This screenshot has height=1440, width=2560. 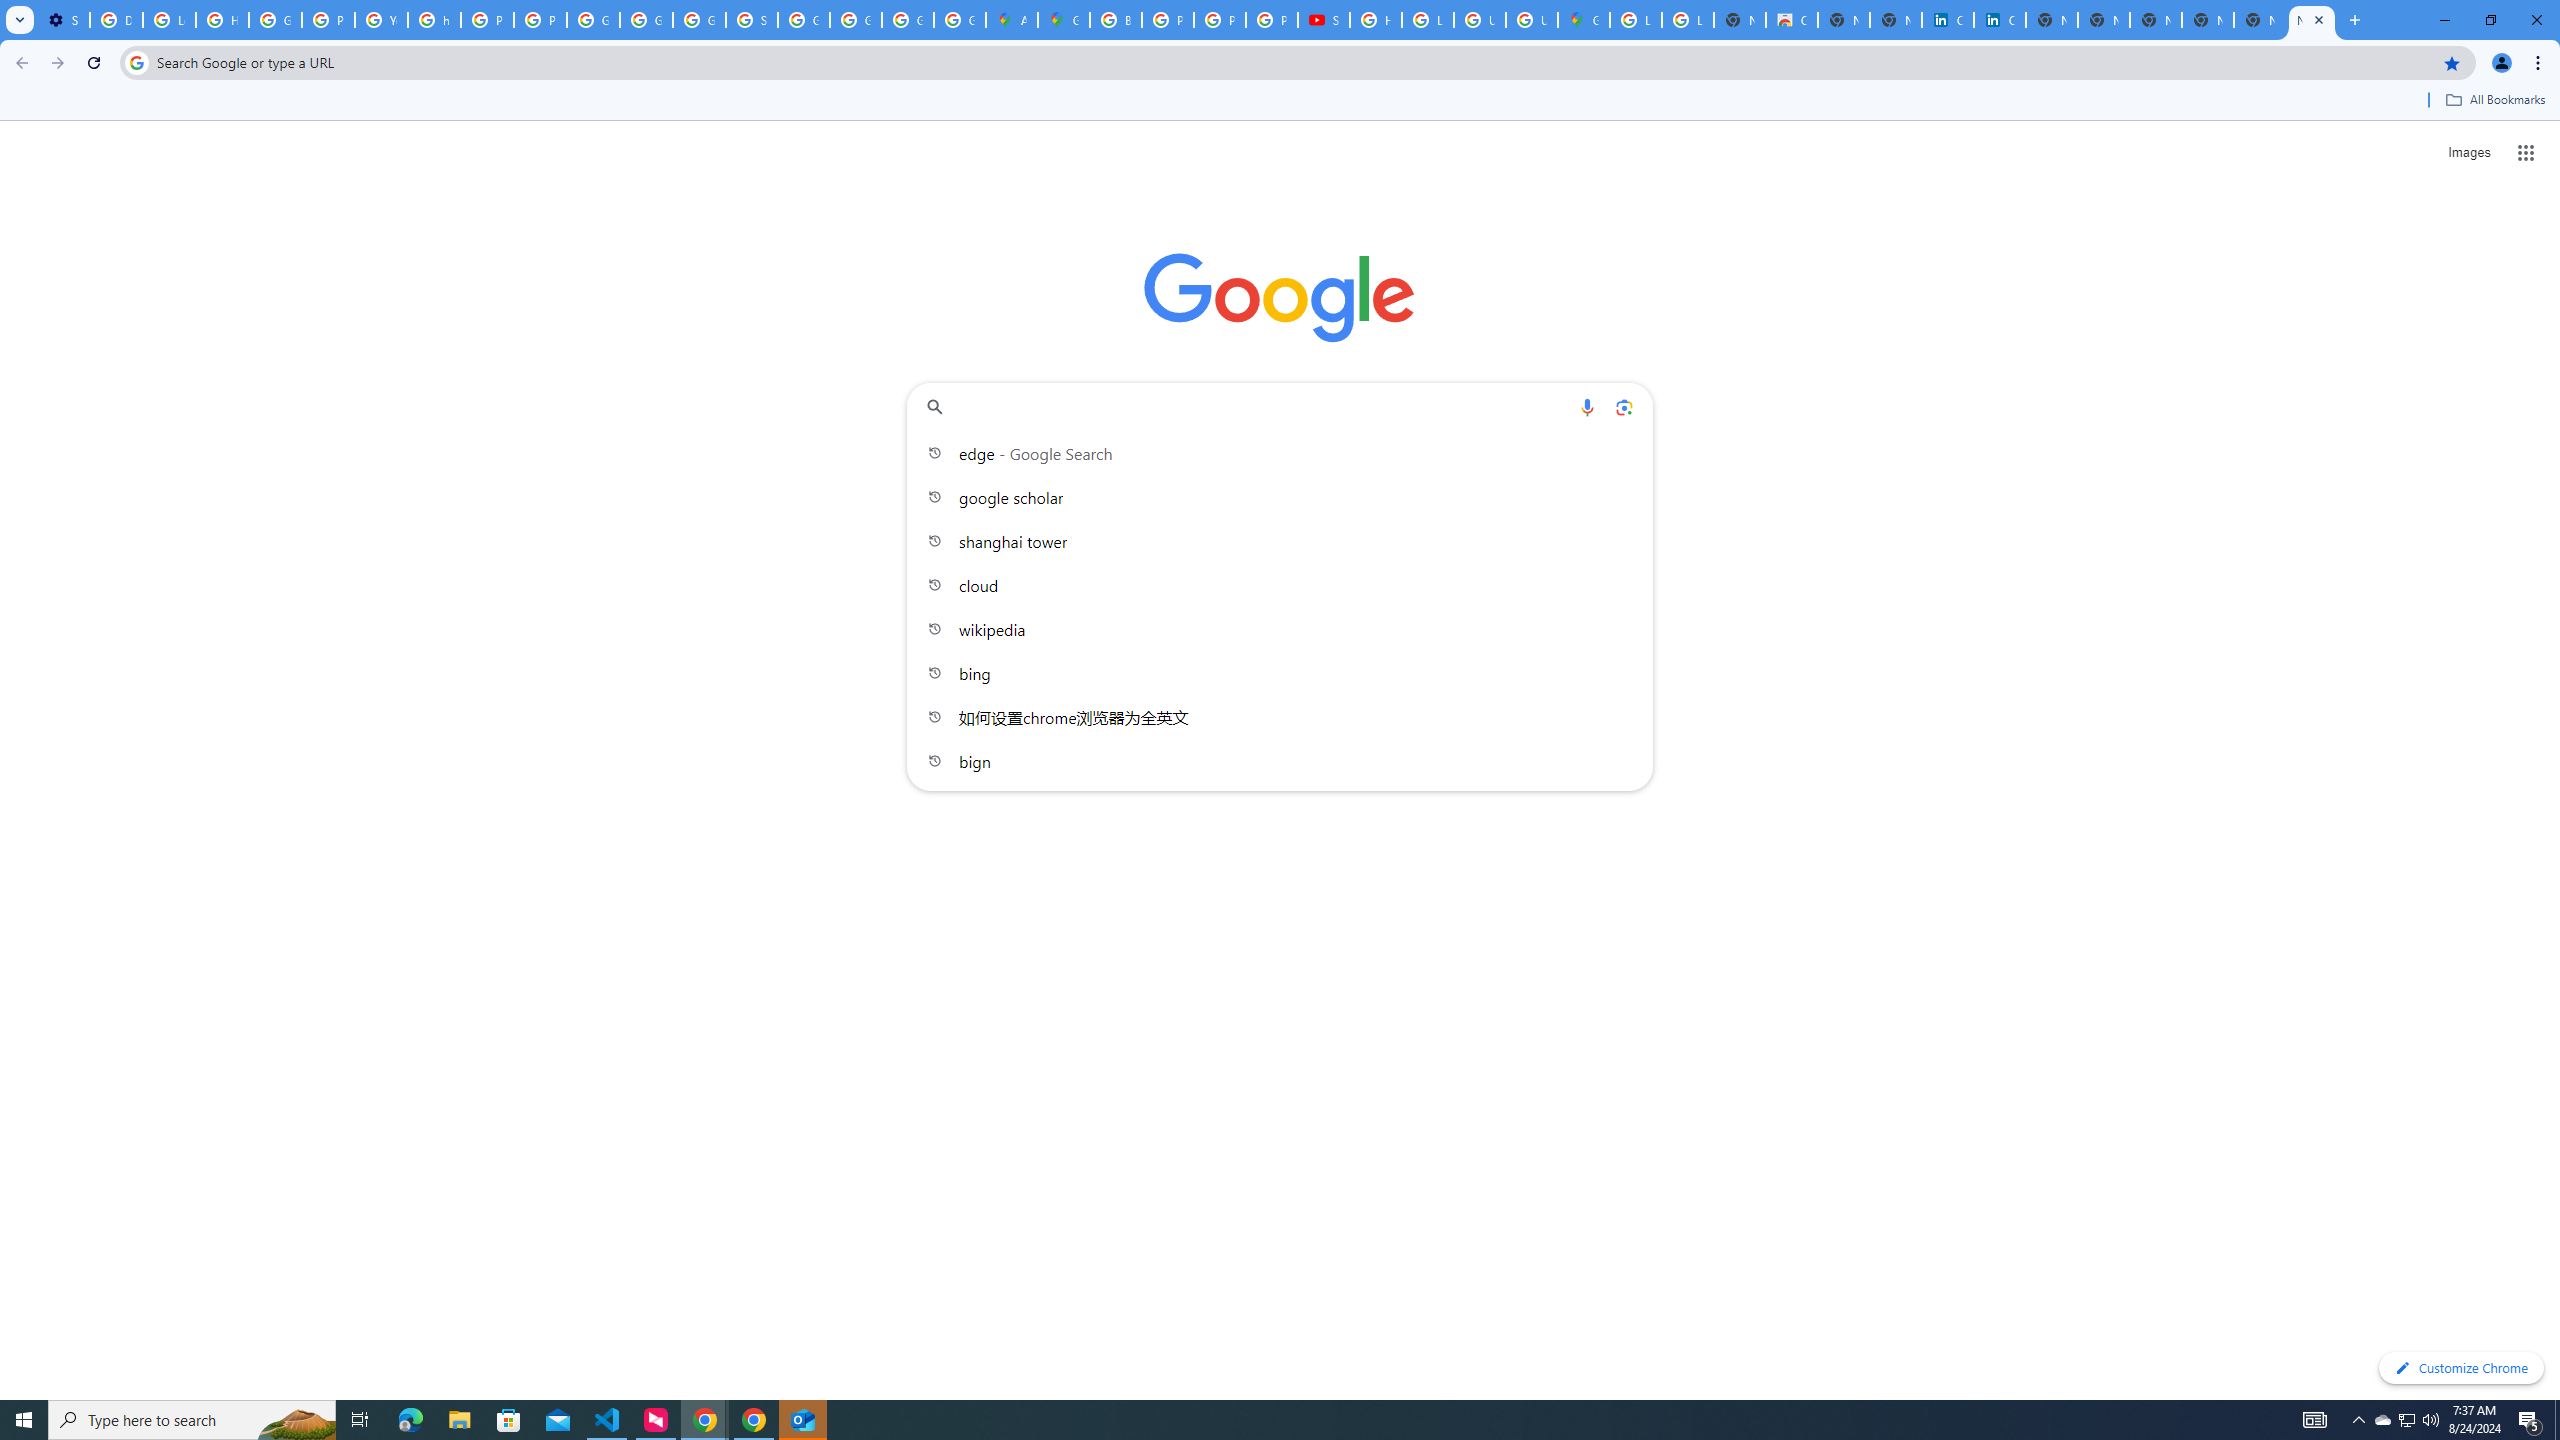 What do you see at coordinates (750, 19) in the screenshot?
I see `'Sign in - Google Accounts'` at bounding box center [750, 19].